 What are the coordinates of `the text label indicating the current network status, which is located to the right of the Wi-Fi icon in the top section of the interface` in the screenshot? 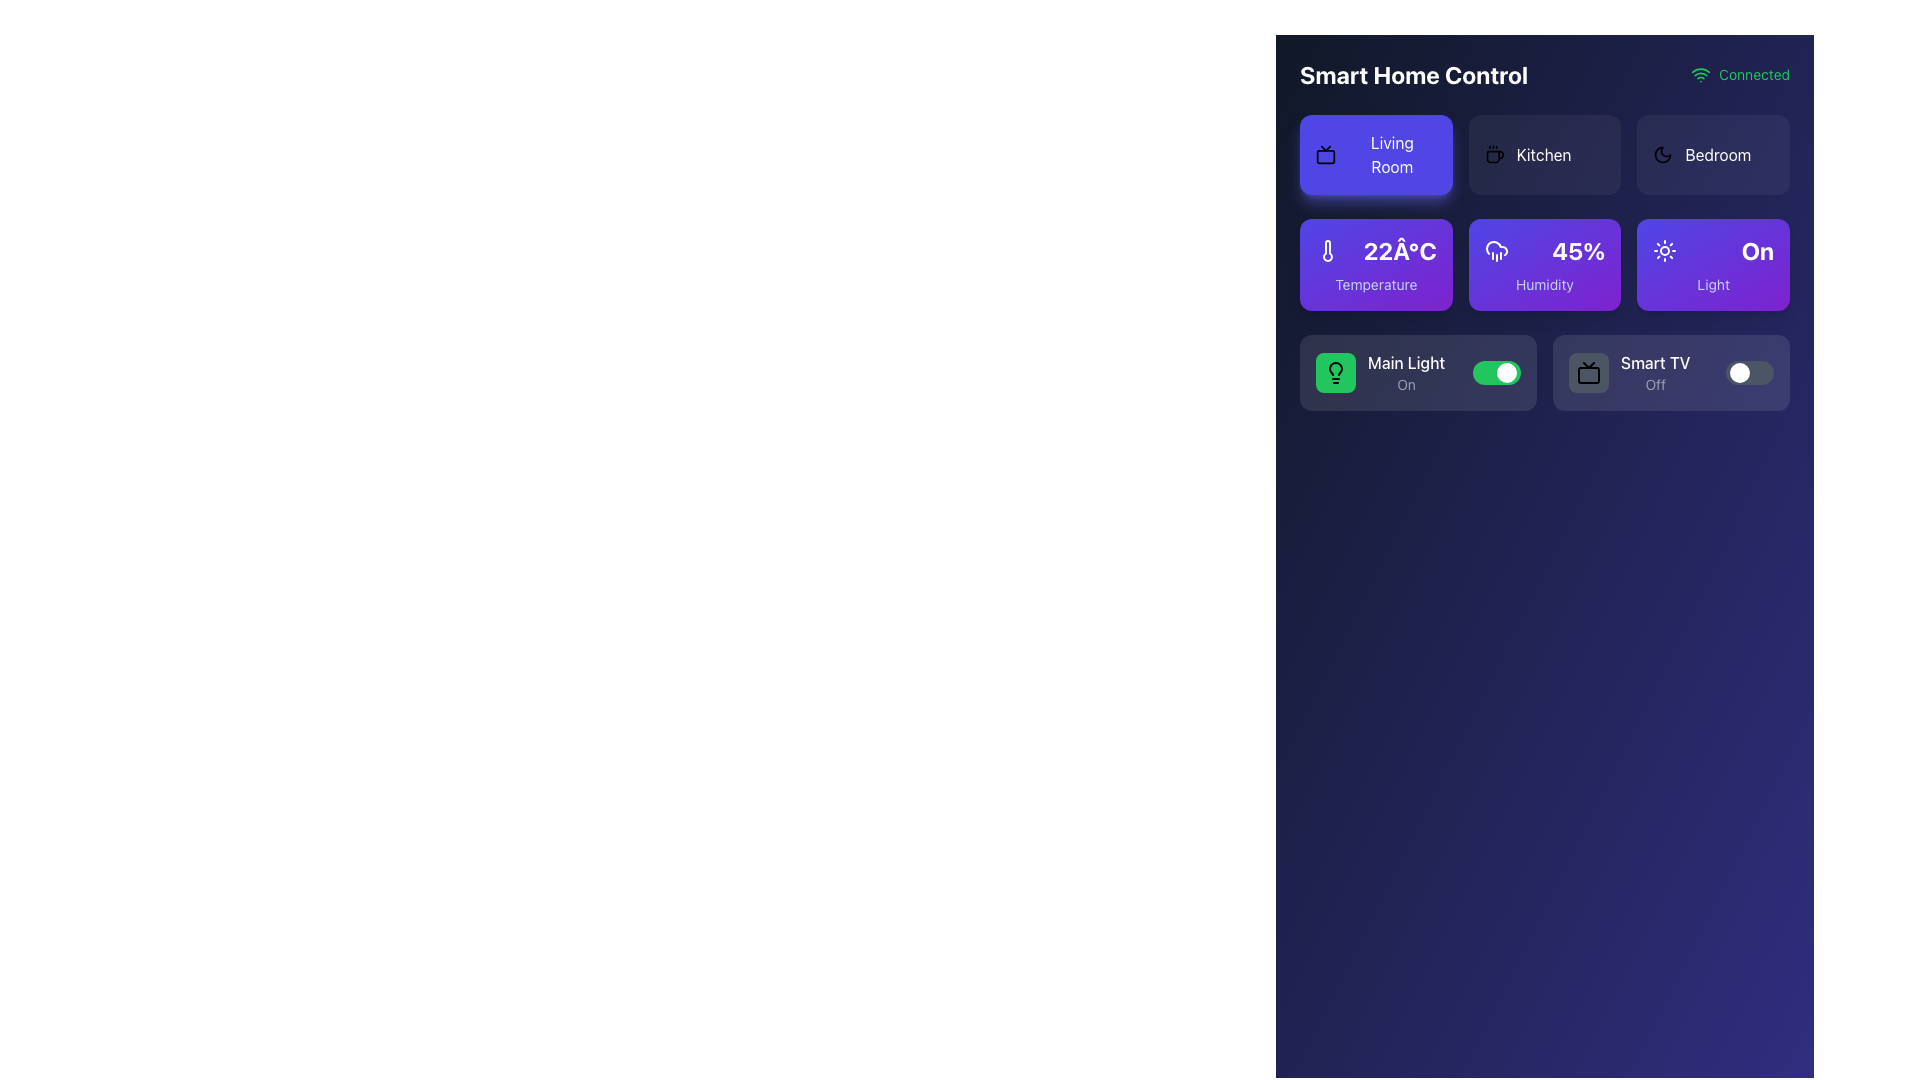 It's located at (1753, 73).